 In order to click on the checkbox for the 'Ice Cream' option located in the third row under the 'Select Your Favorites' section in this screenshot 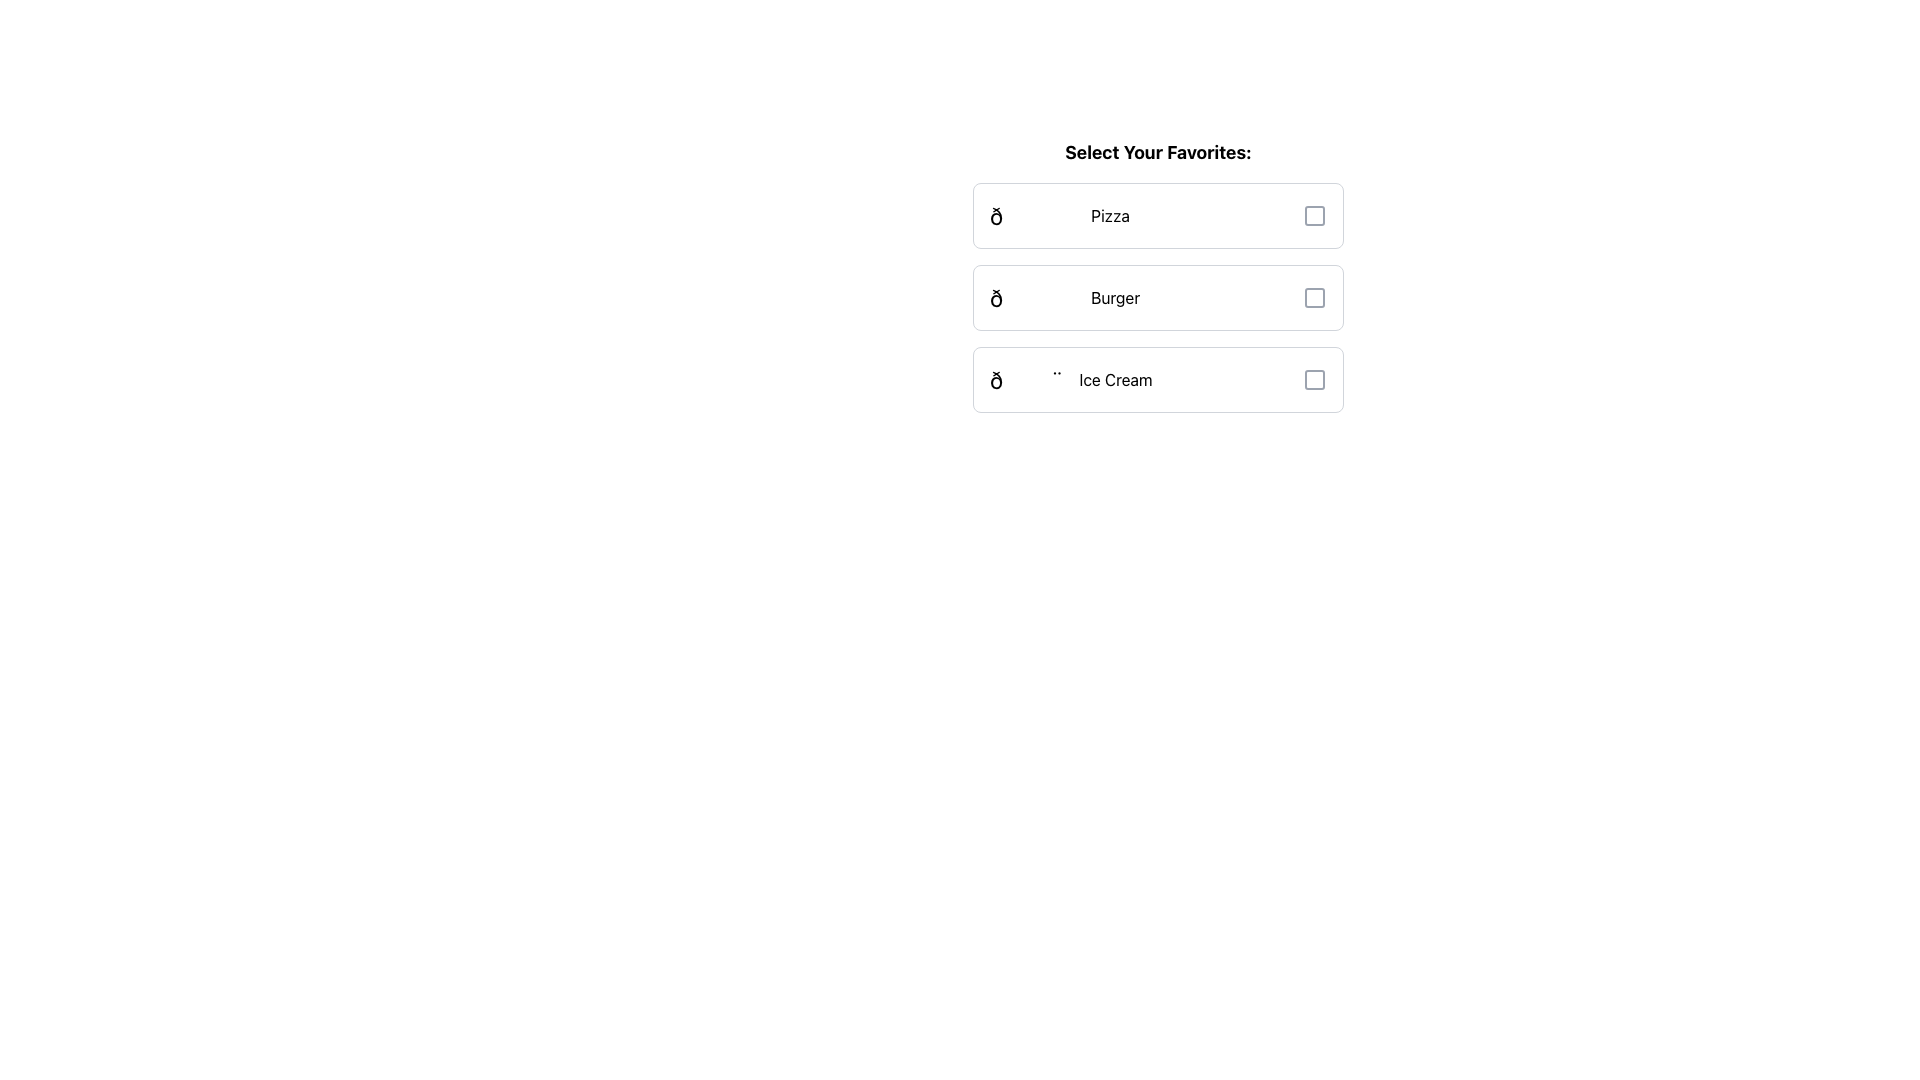, I will do `click(1315, 380)`.